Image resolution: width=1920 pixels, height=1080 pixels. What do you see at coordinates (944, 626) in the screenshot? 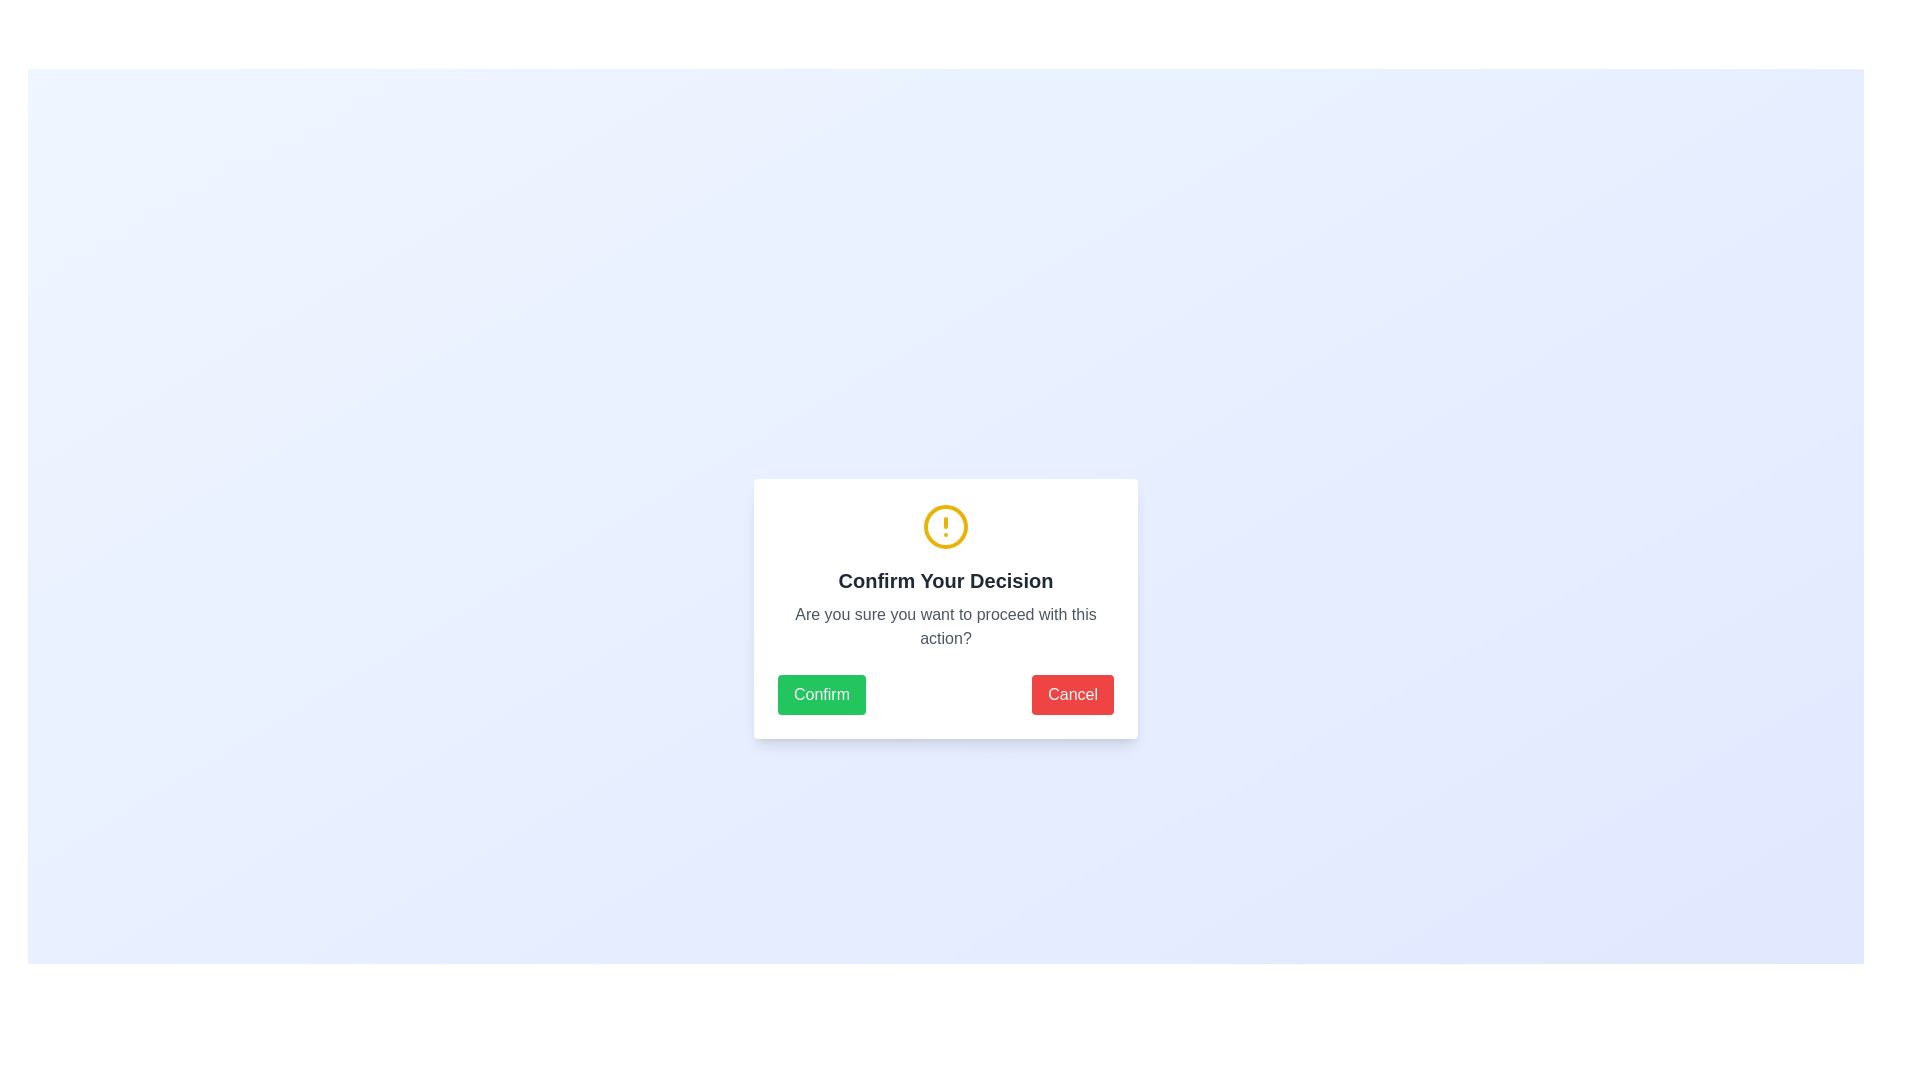
I see `the text block that prompts the user to confirm their decision, located beneath the 'Confirm Your Decision' bold text in the confirmation dialog box` at bounding box center [944, 626].